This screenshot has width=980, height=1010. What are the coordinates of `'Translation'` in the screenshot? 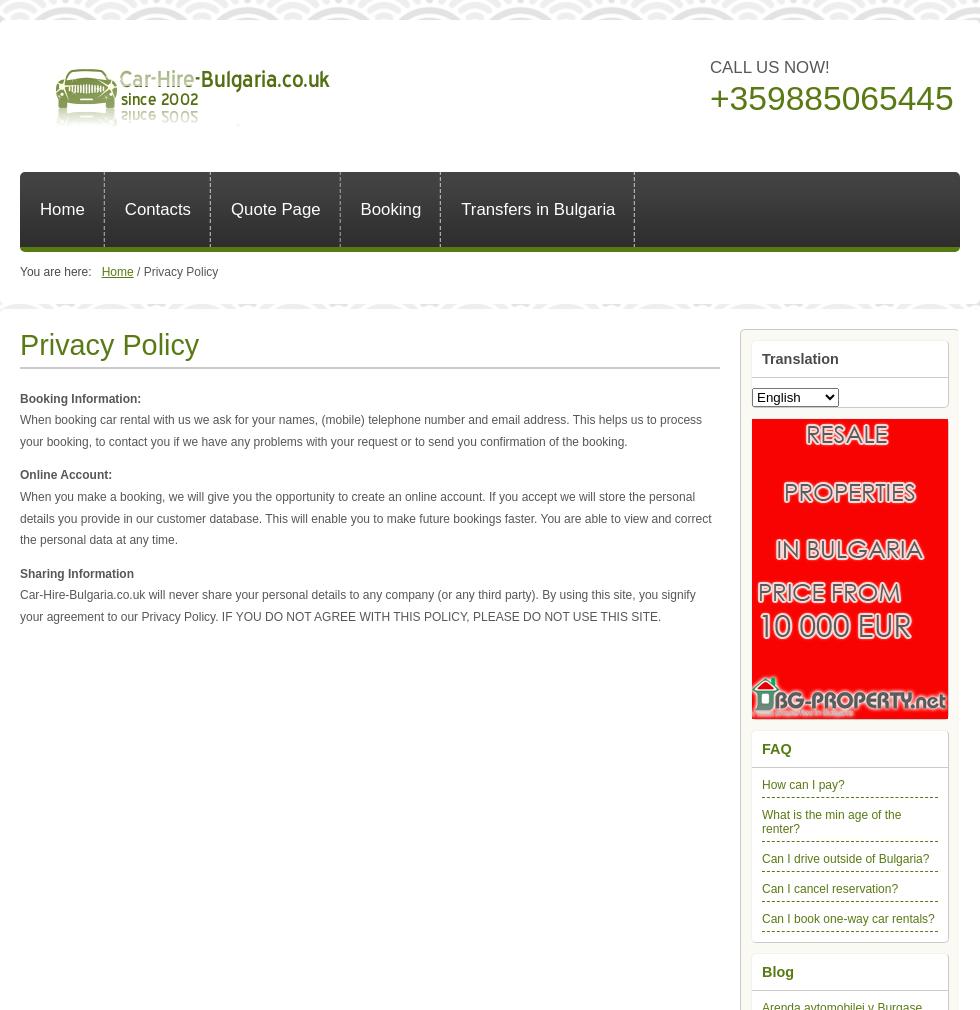 It's located at (799, 358).